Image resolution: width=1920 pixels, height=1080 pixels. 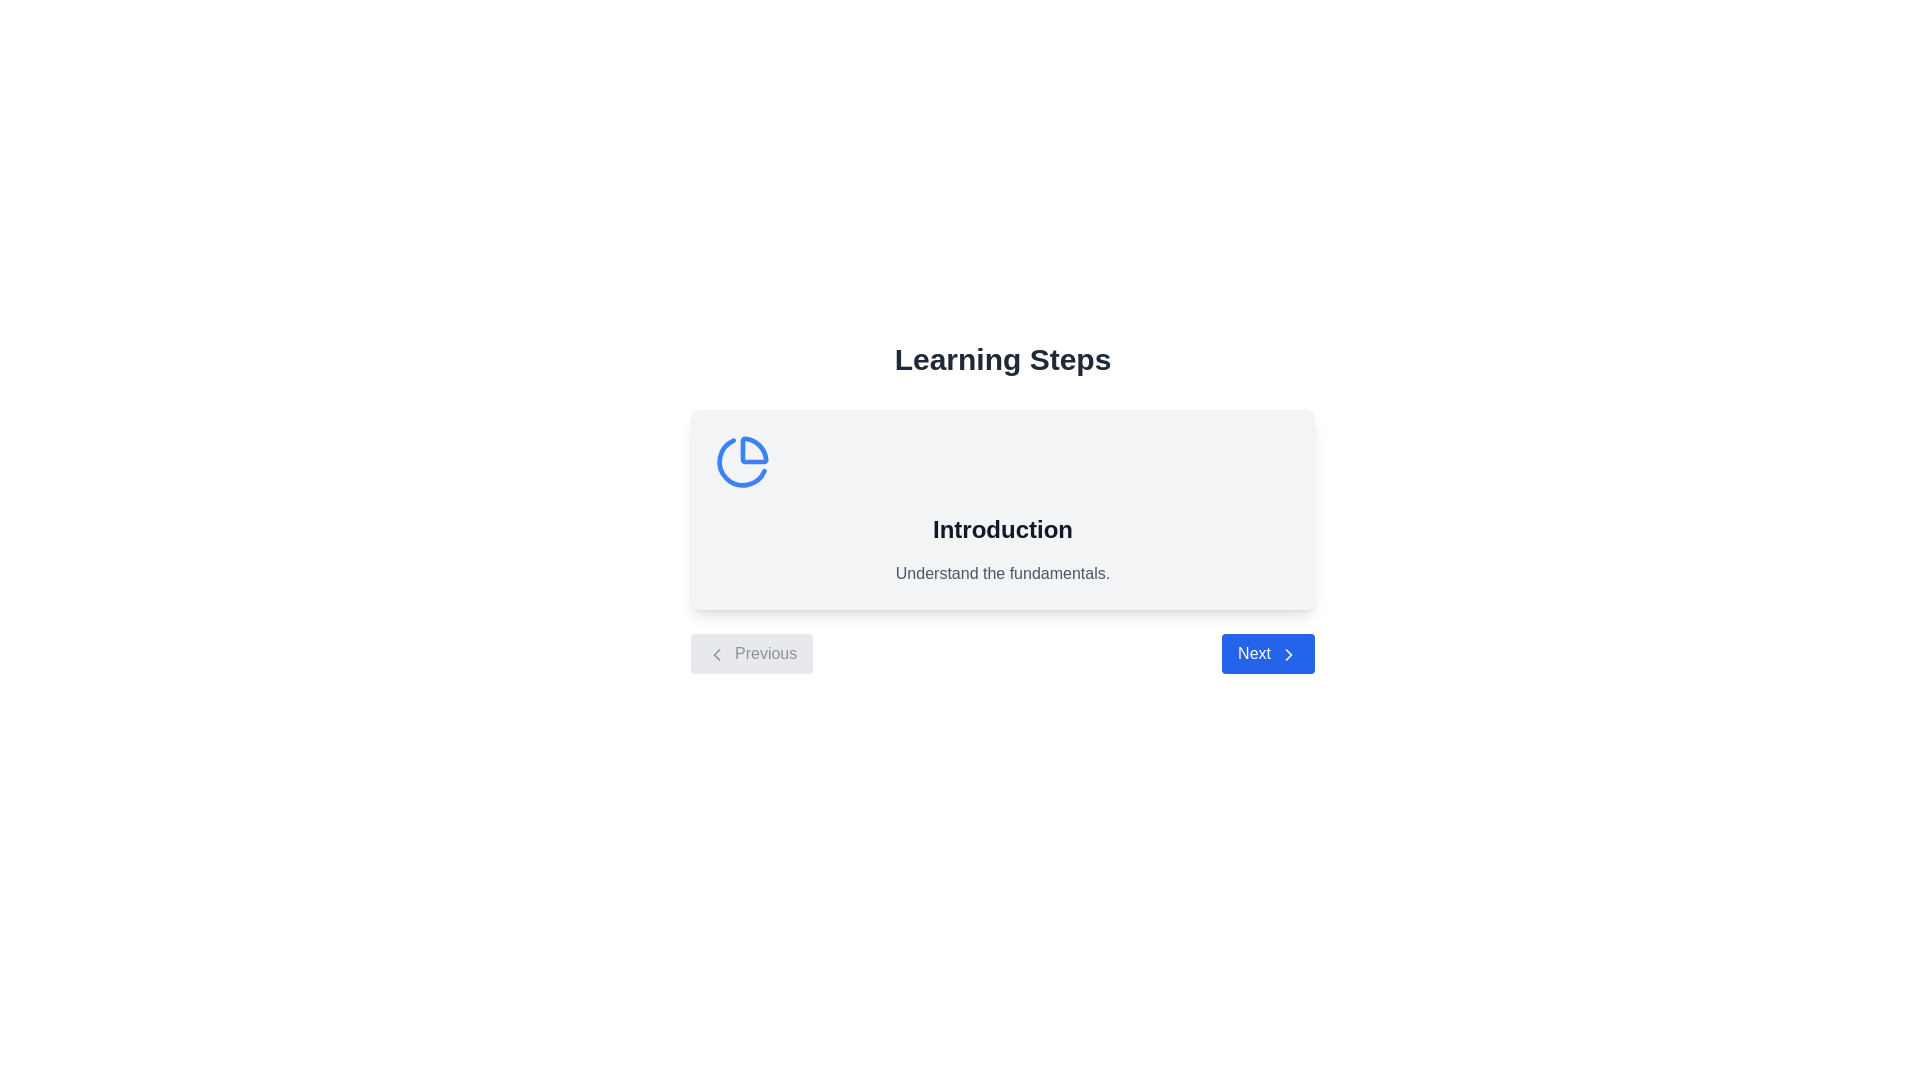 What do you see at coordinates (751, 654) in the screenshot?
I see `the 'Previous' button, which is a rectangular button with rounded corners, light gray background, and dark gray text` at bounding box center [751, 654].